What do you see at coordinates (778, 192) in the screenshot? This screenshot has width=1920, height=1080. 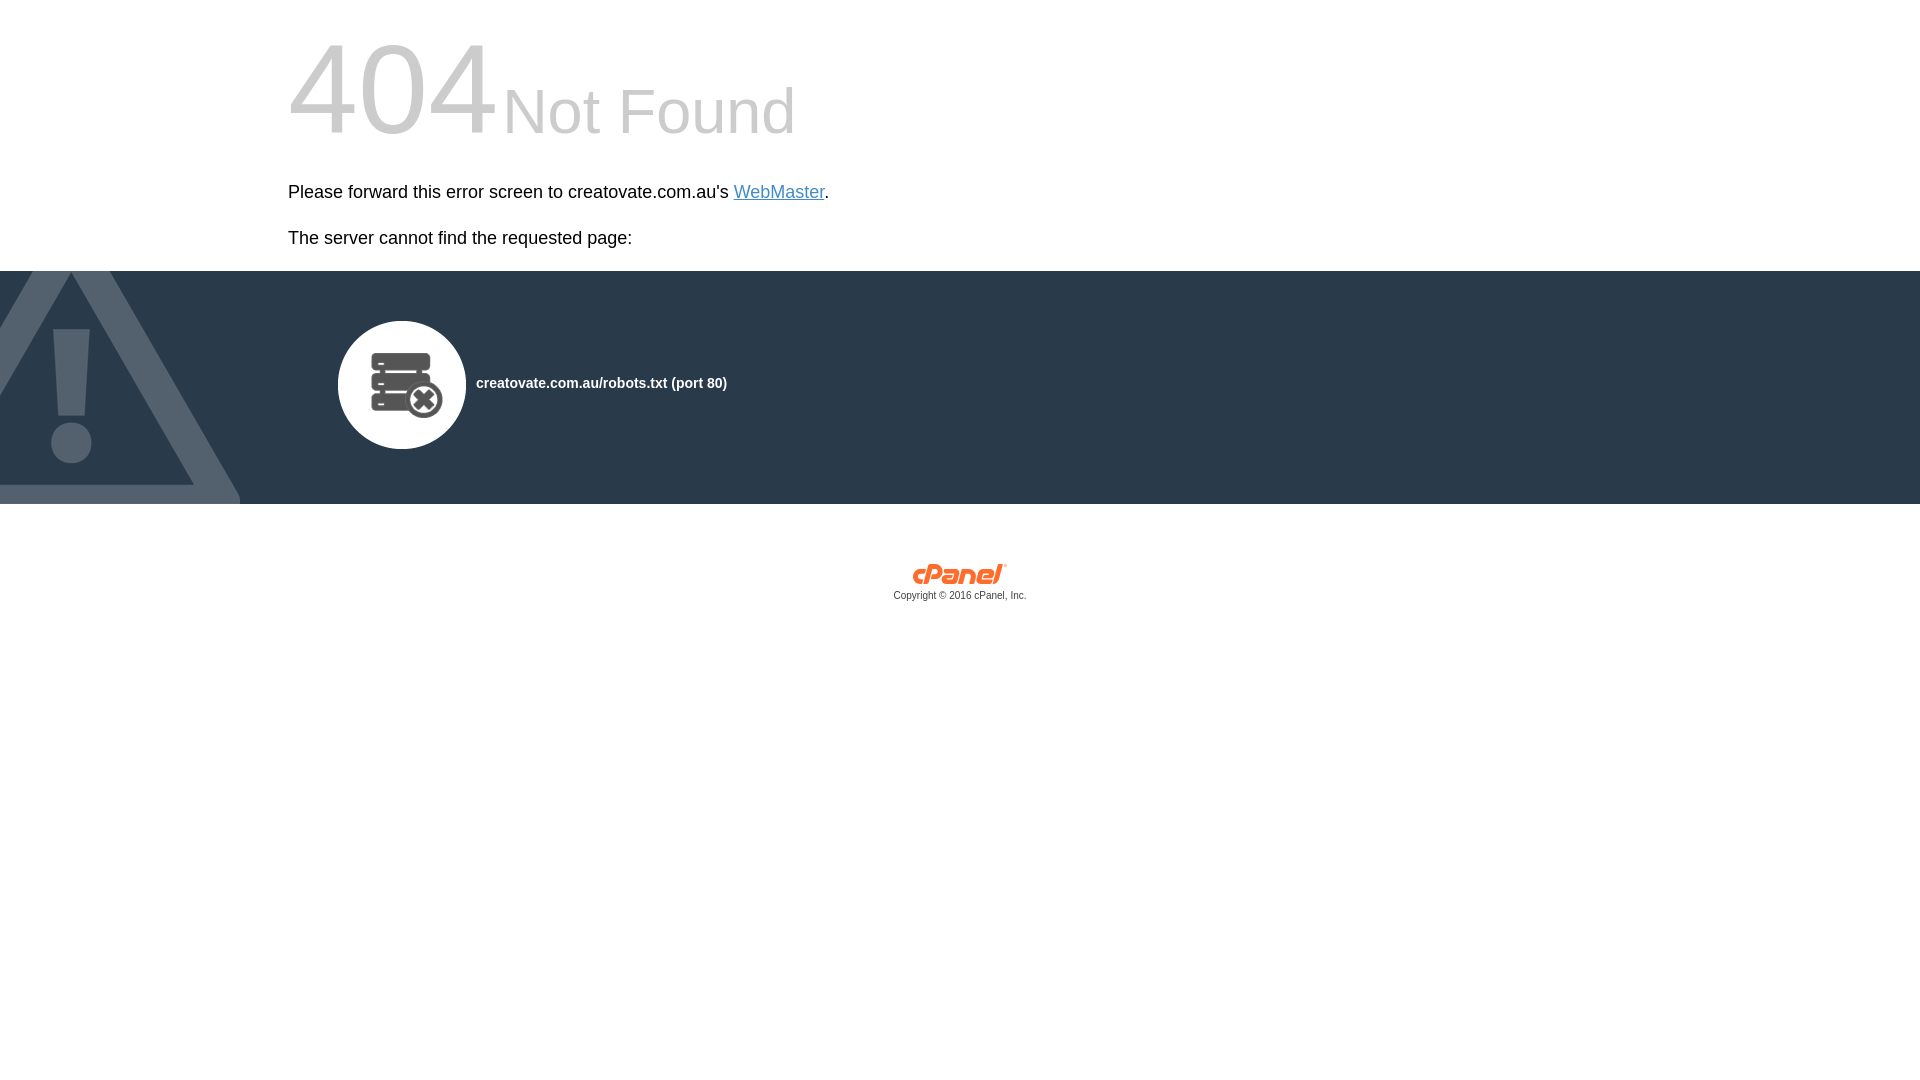 I see `'WebMaster'` at bounding box center [778, 192].